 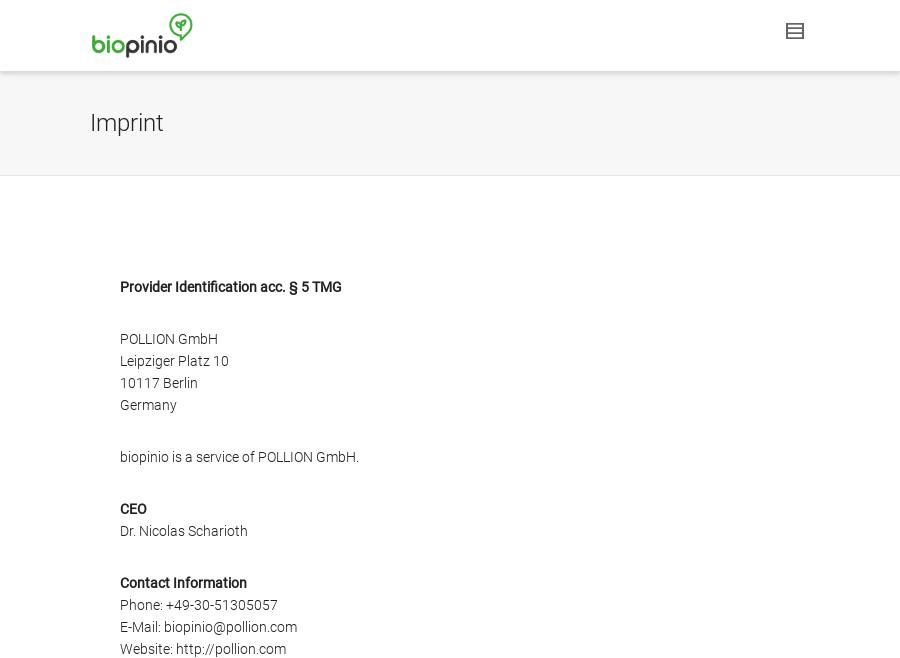 I want to click on 'E-Mail: biopinio@pollion.com', so click(x=208, y=626).